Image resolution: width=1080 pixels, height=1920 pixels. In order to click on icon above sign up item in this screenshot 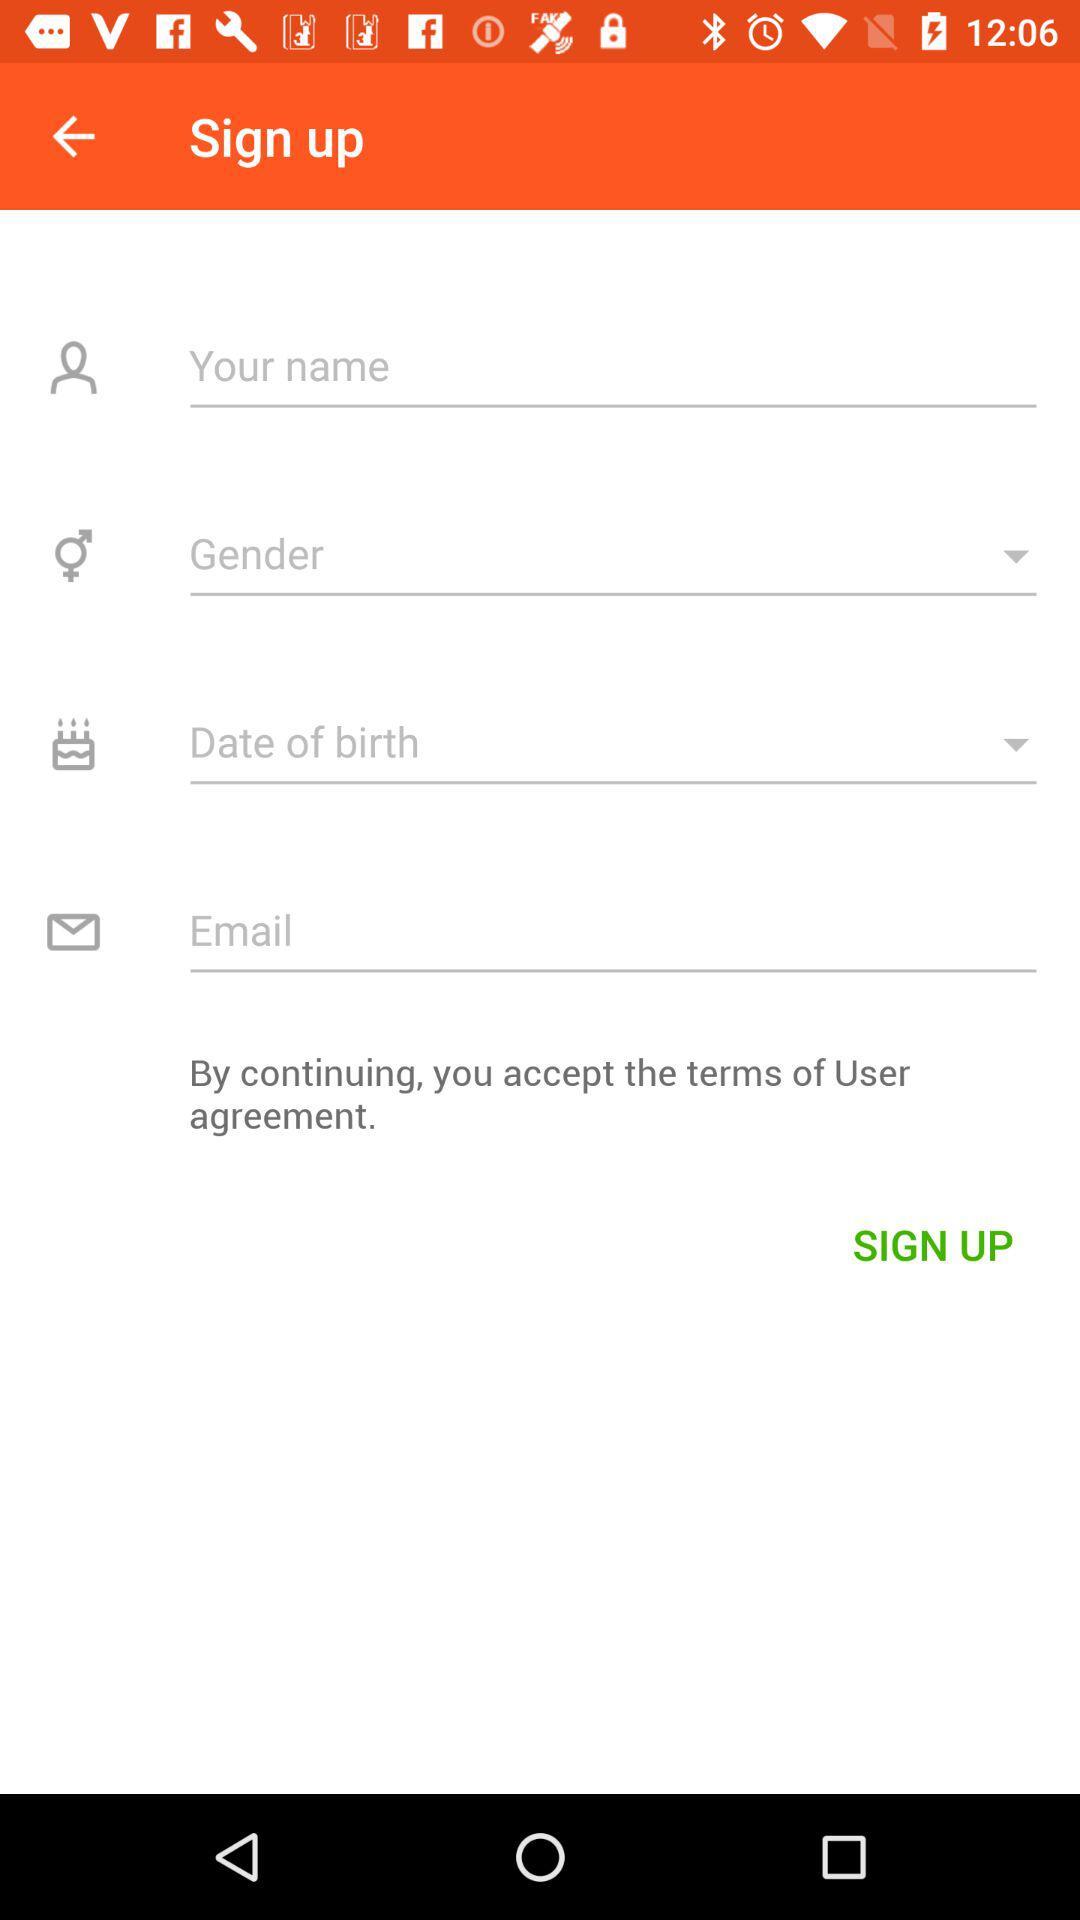, I will do `click(540, 1102)`.